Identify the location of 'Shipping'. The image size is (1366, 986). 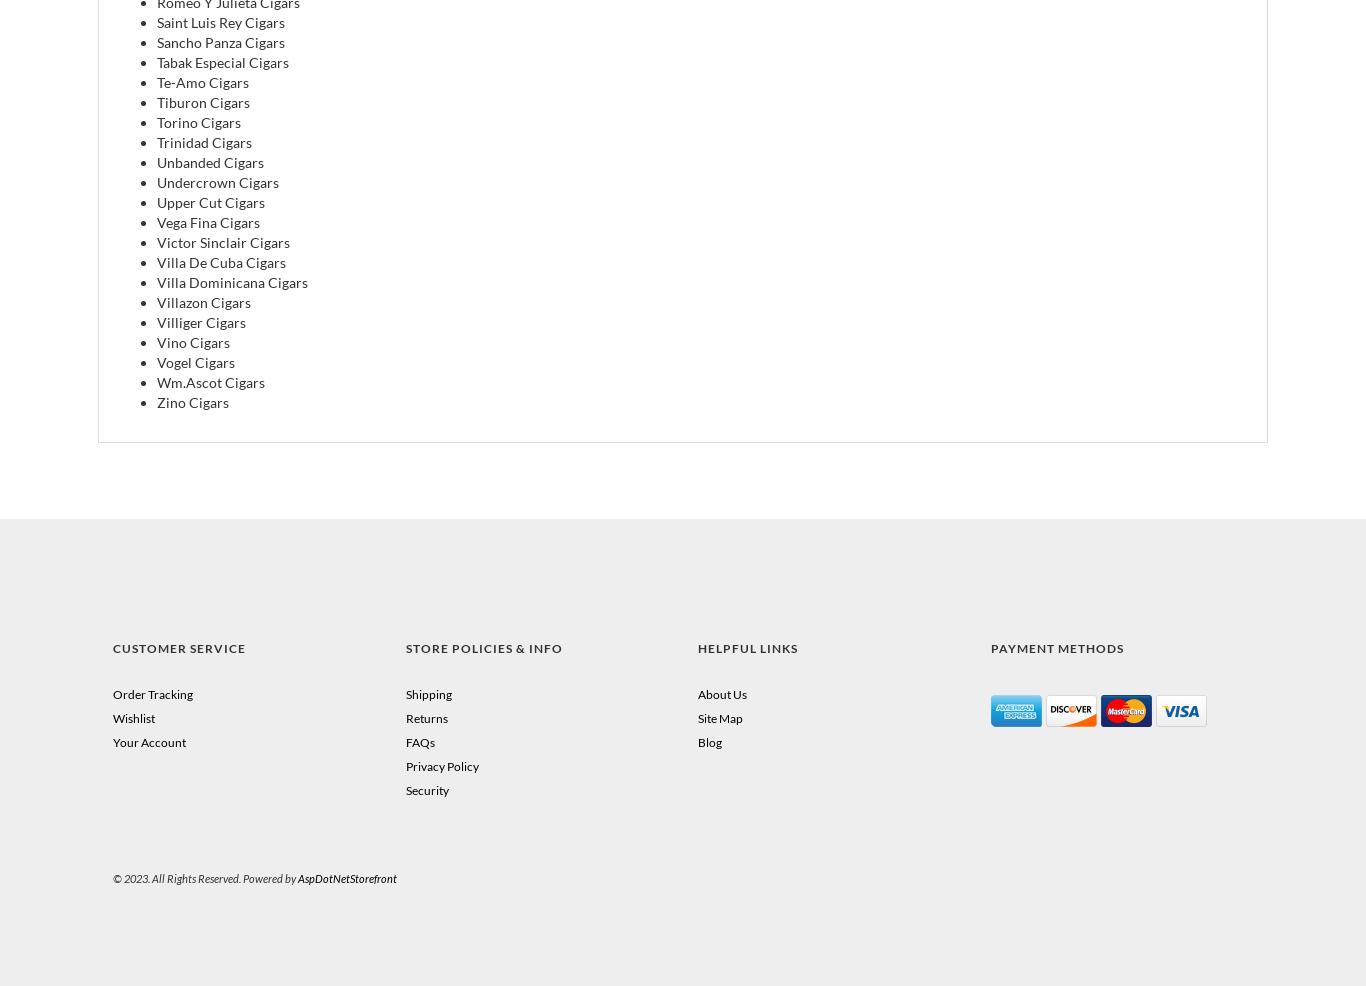
(426, 692).